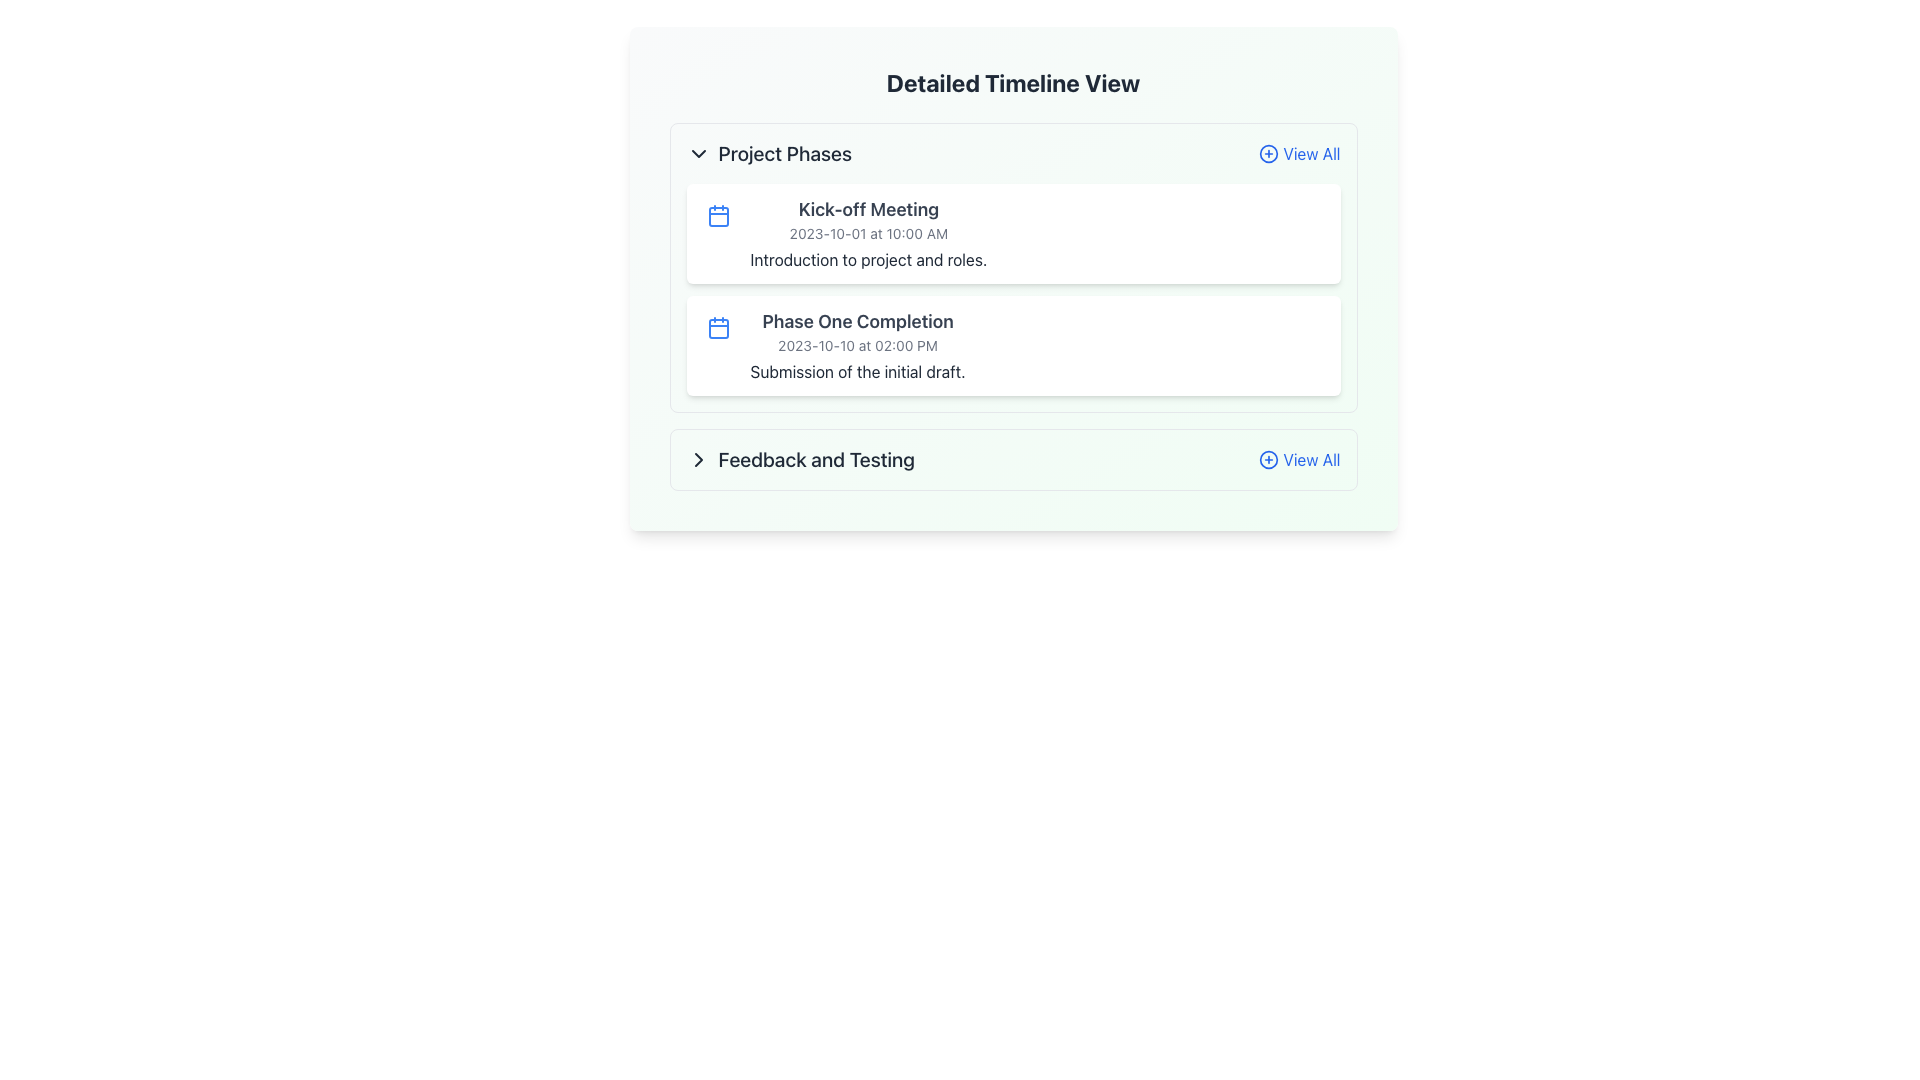 This screenshot has width=1920, height=1080. Describe the element at coordinates (1267, 459) in the screenshot. I see `the icon on the right side of the 'View All' button in the 'Feedback and Testing' section` at that location.